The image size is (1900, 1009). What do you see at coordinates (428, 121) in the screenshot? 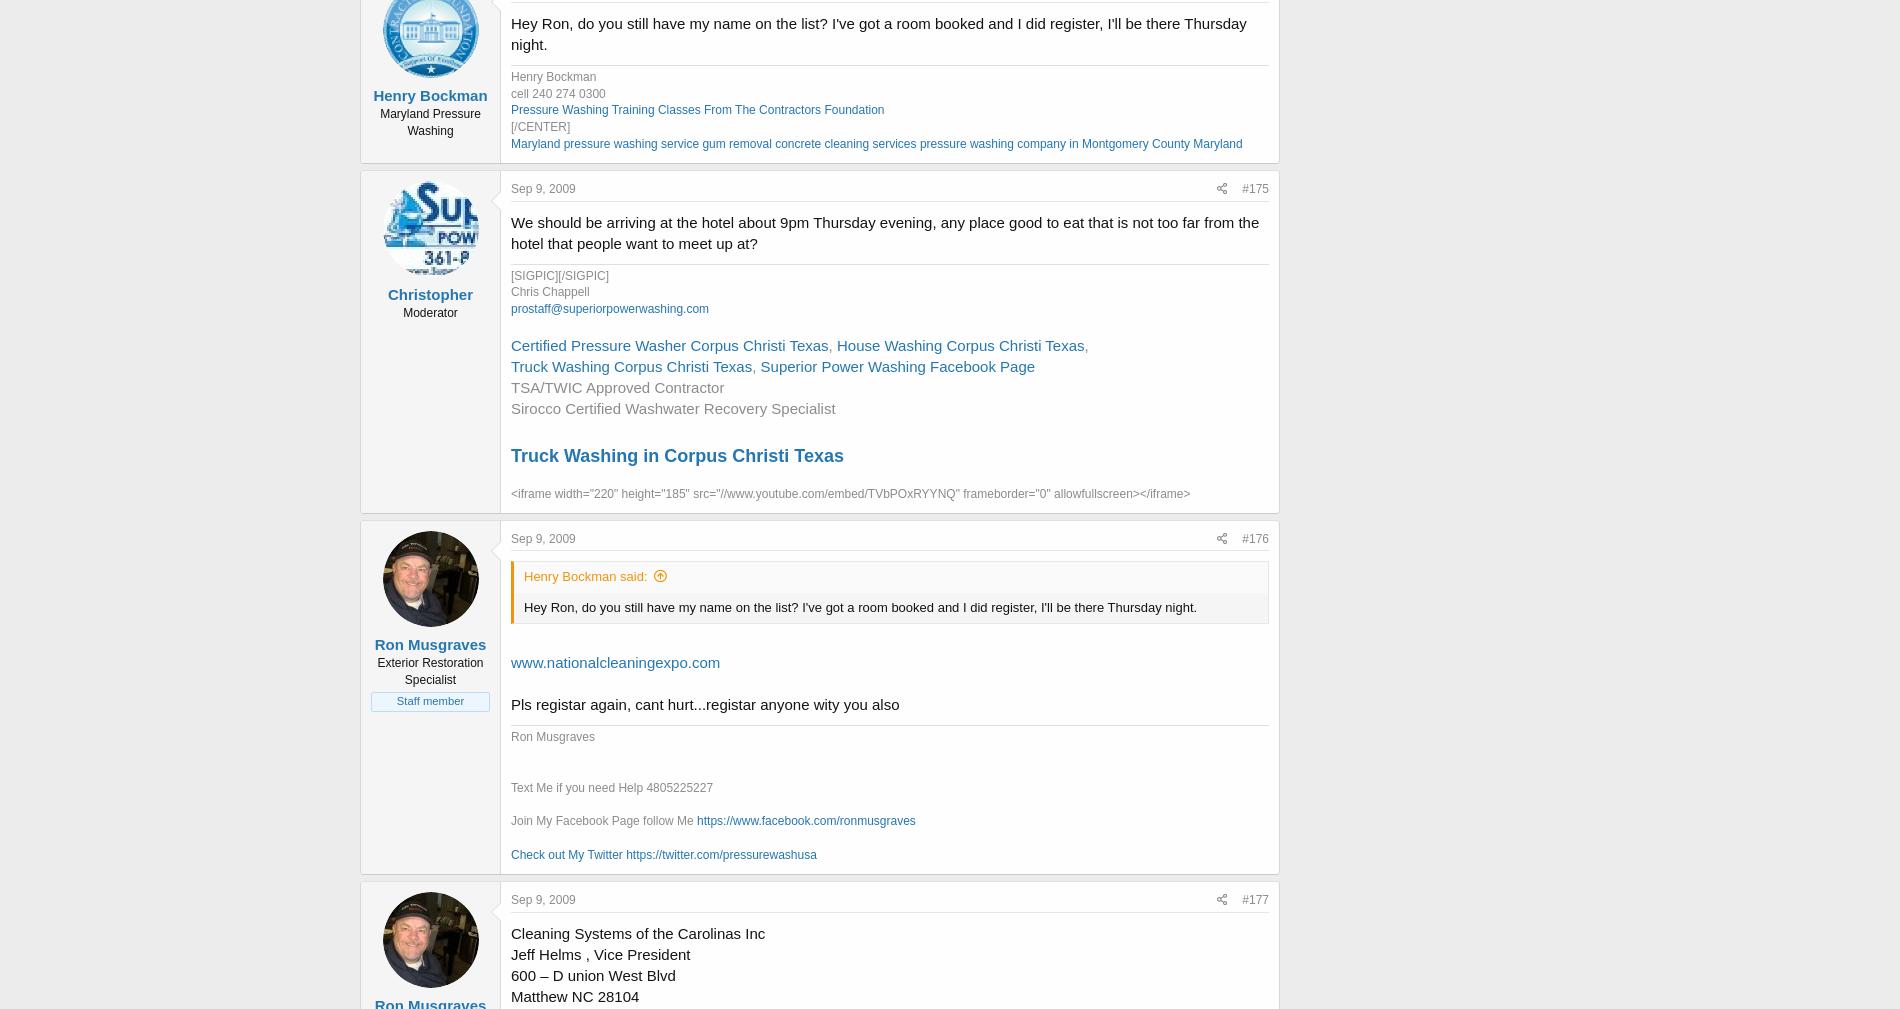
I see `'Maryland Pressure Washing'` at bounding box center [428, 121].